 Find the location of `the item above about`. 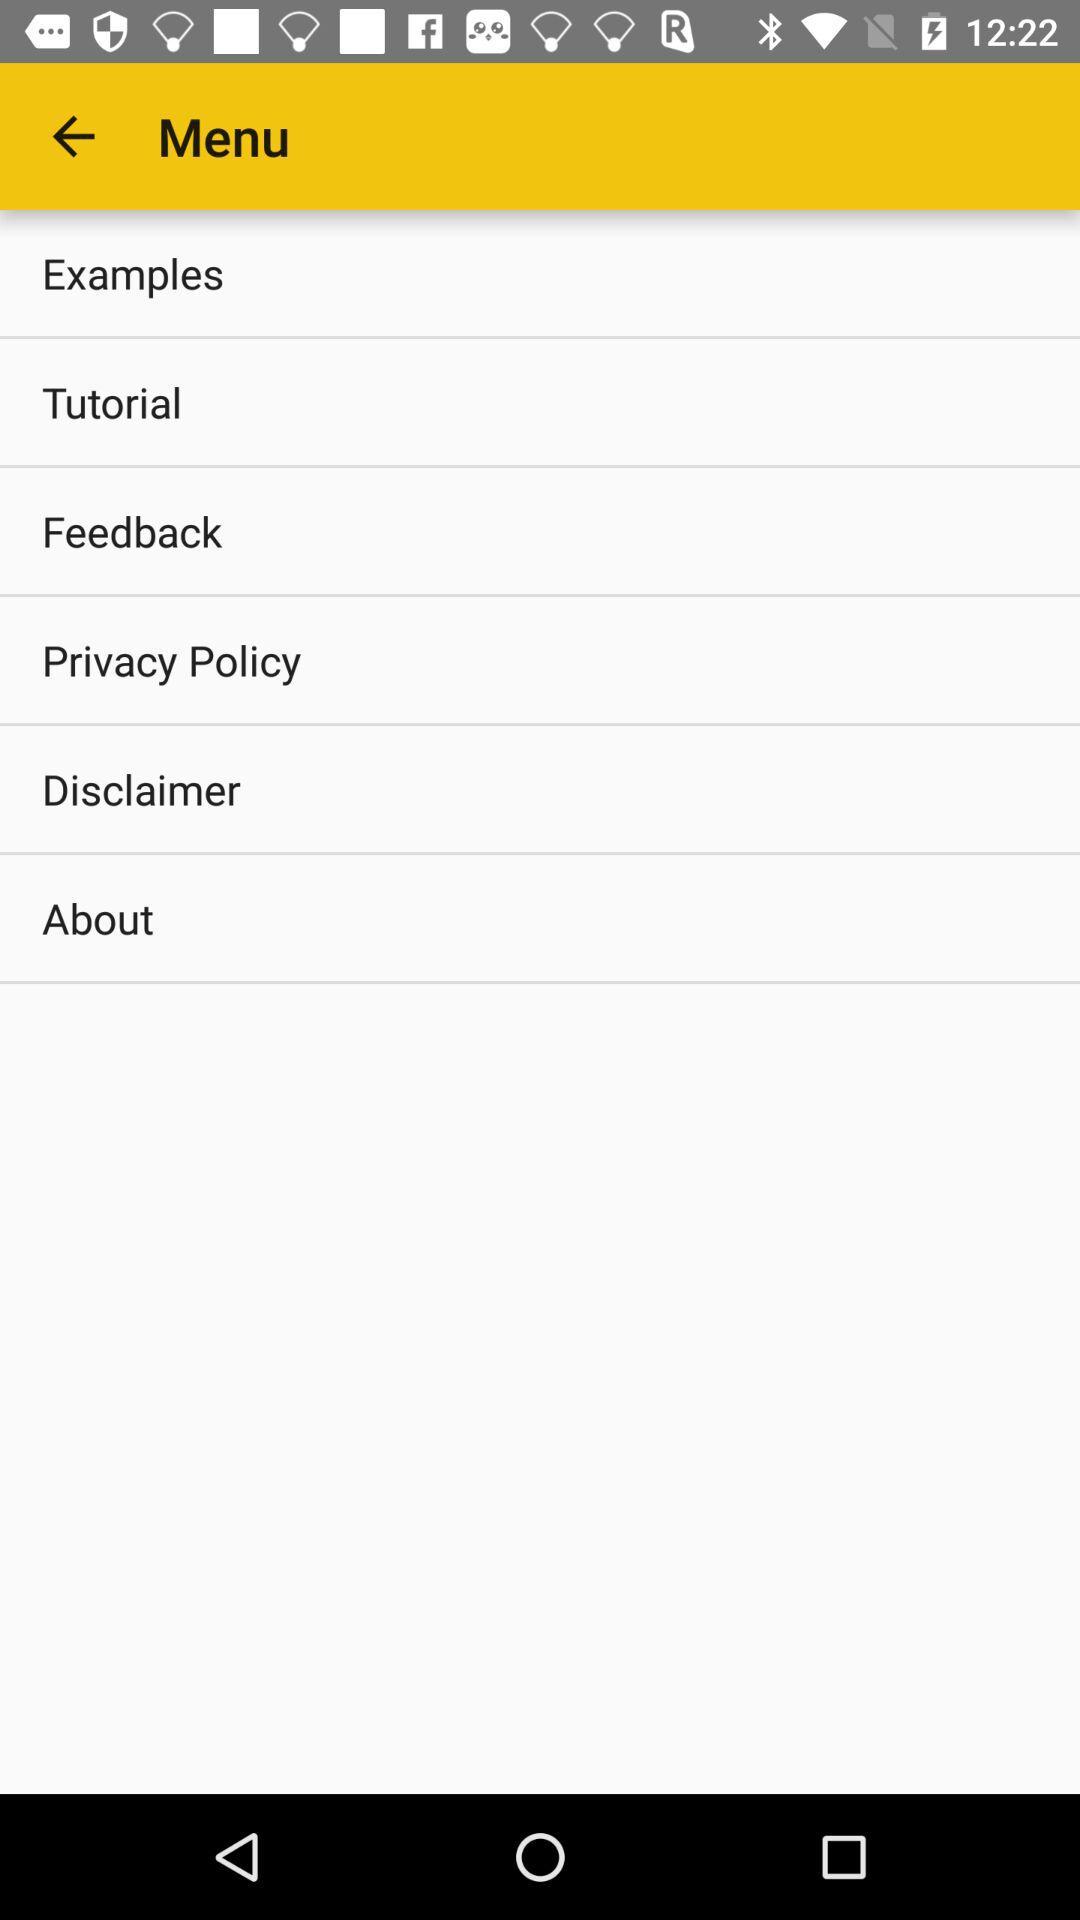

the item above about is located at coordinates (540, 787).